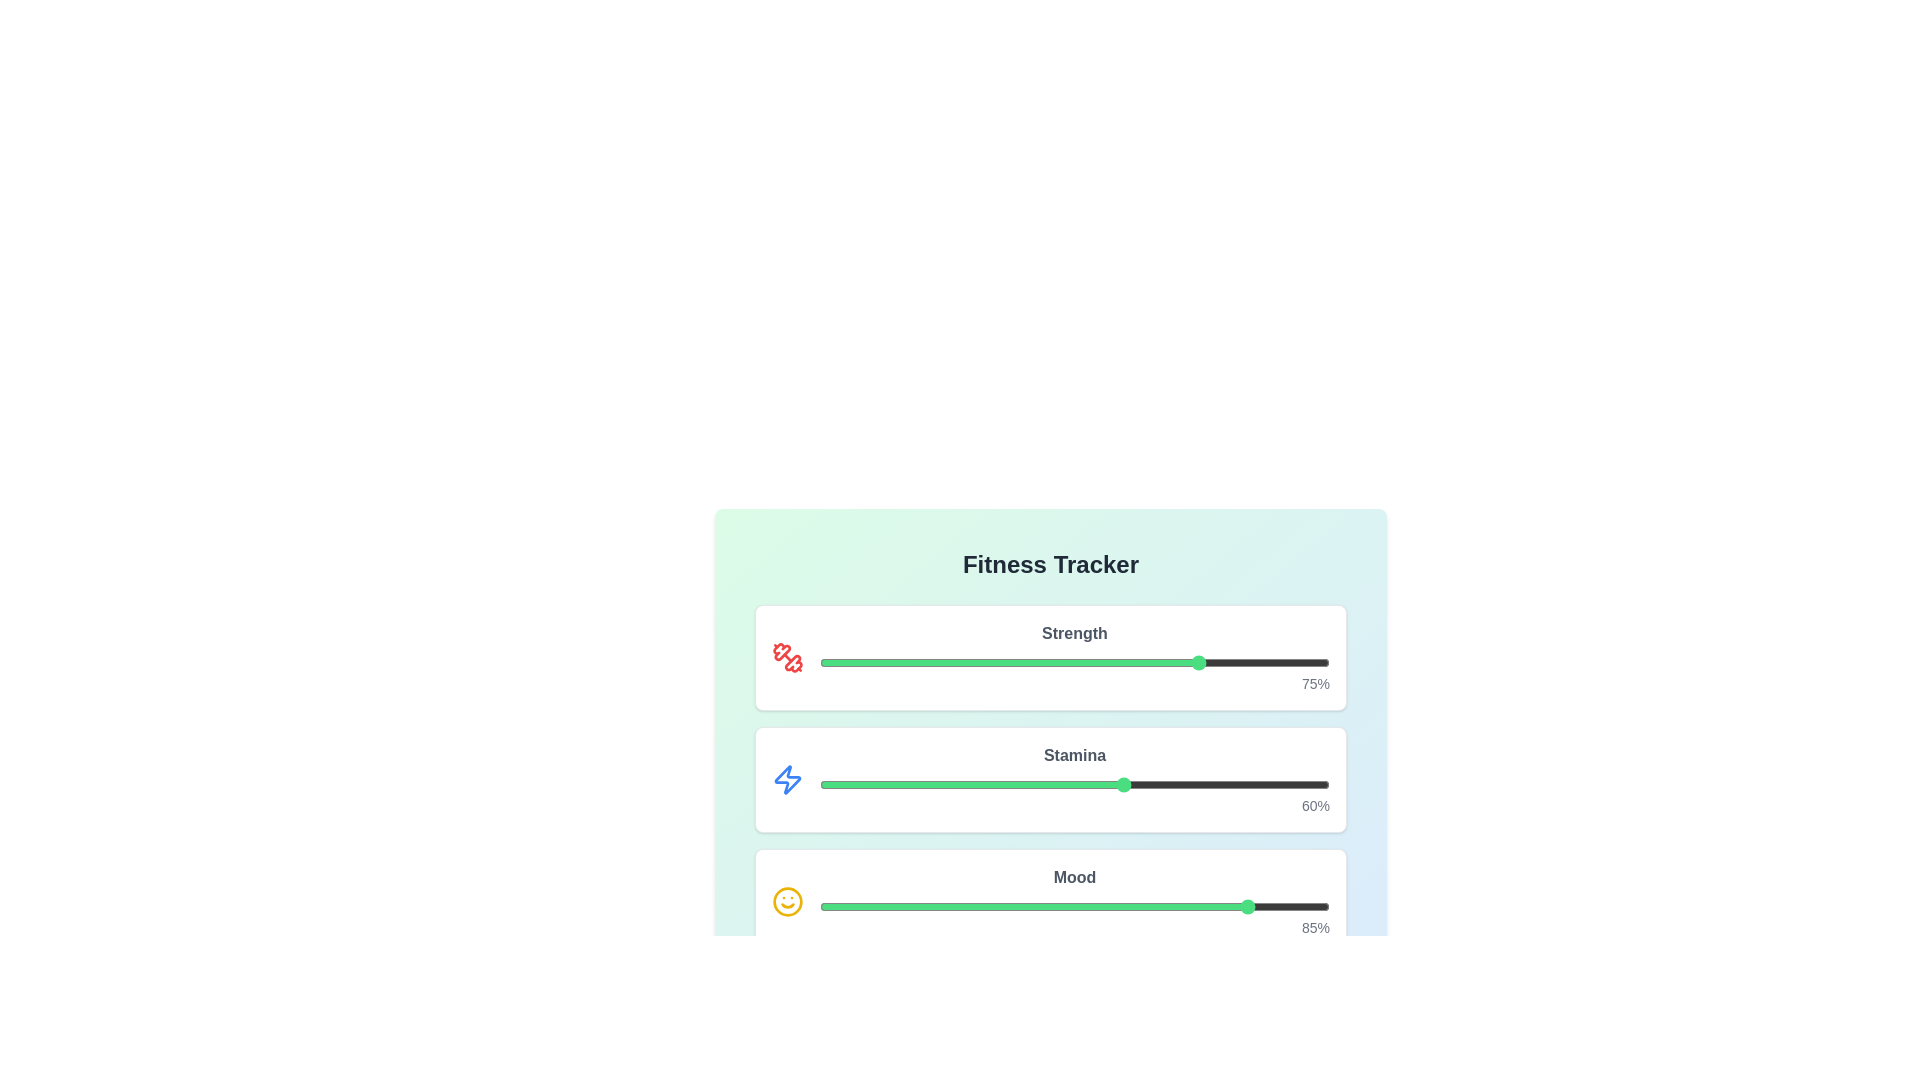 The height and width of the screenshot is (1080, 1920). I want to click on the 'Stamina' slider to 40%, so click(1023, 784).